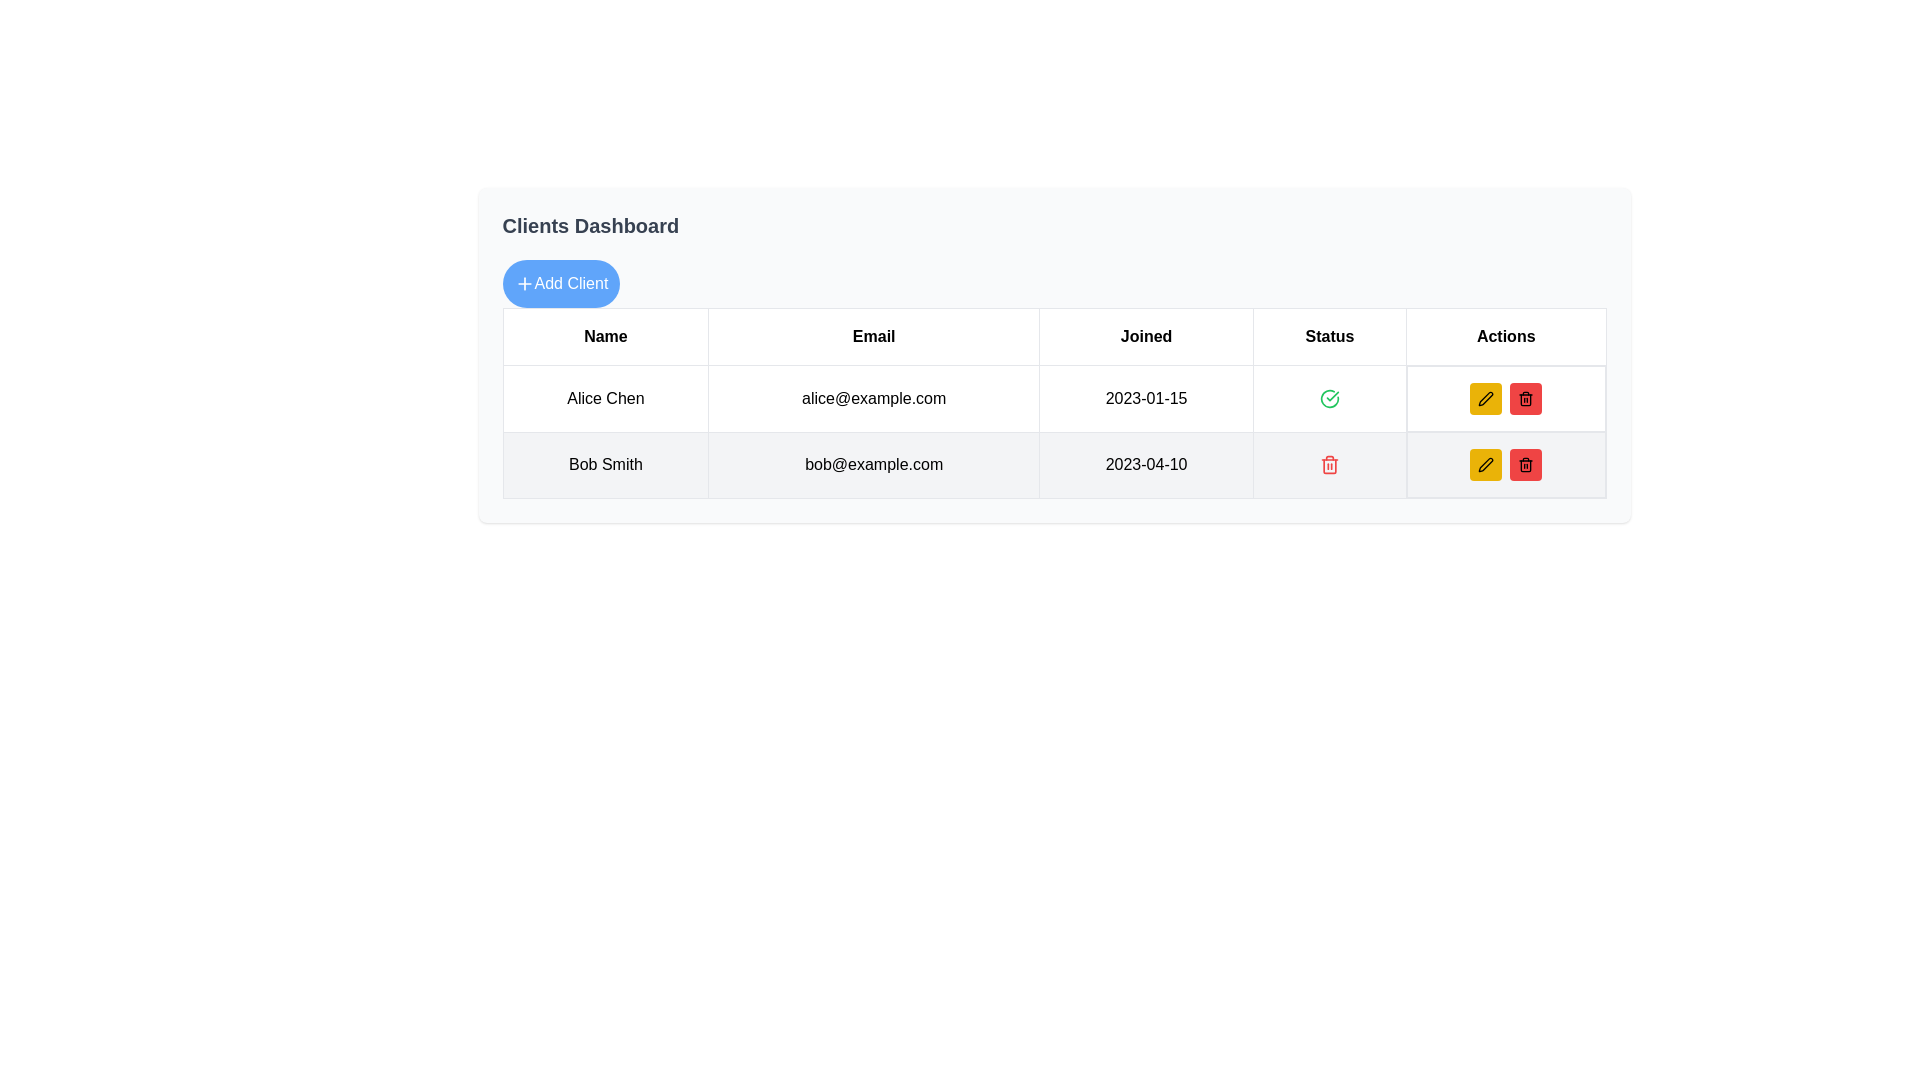  What do you see at coordinates (1053, 465) in the screenshot?
I see `the buttons or icons in the second row of the table that contains the data for 'Bob Smith', 'bob@example.com', '2023-04-10'` at bounding box center [1053, 465].